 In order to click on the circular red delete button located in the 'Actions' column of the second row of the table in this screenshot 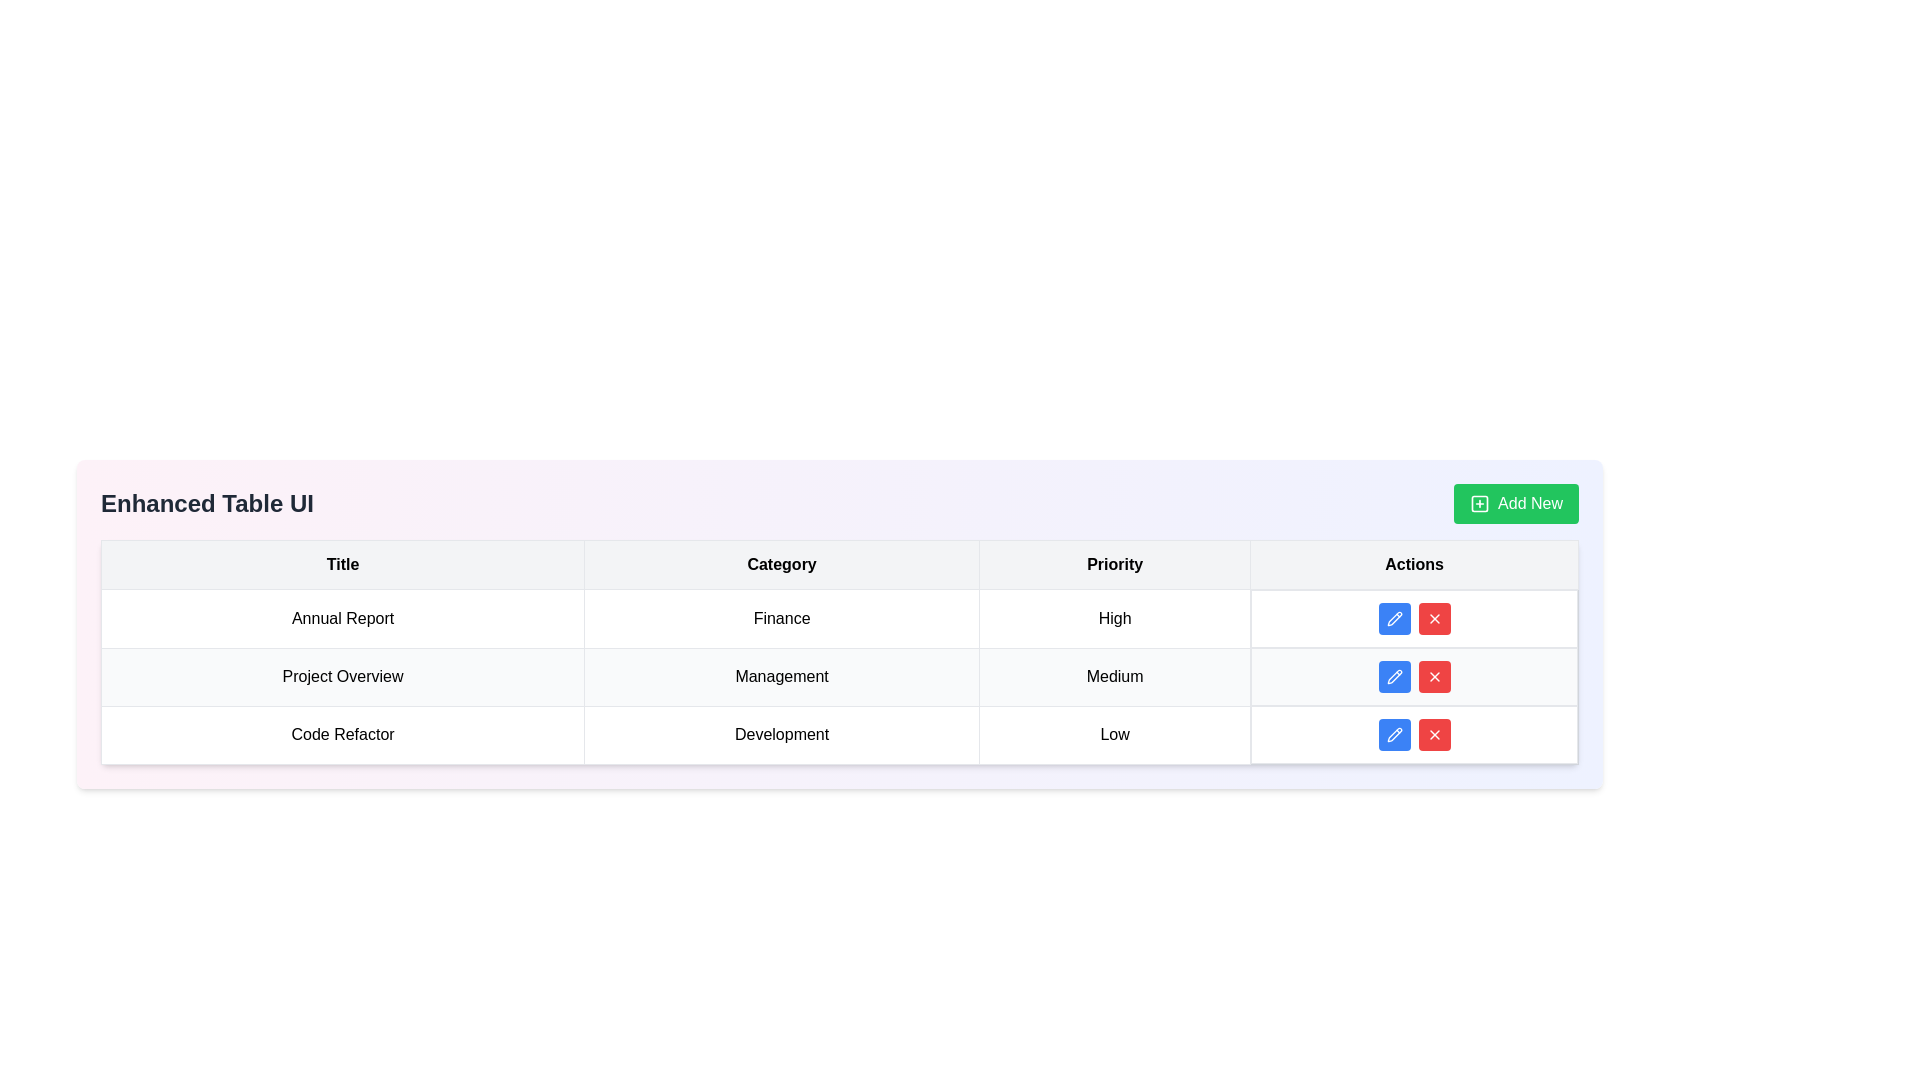, I will do `click(1433, 617)`.